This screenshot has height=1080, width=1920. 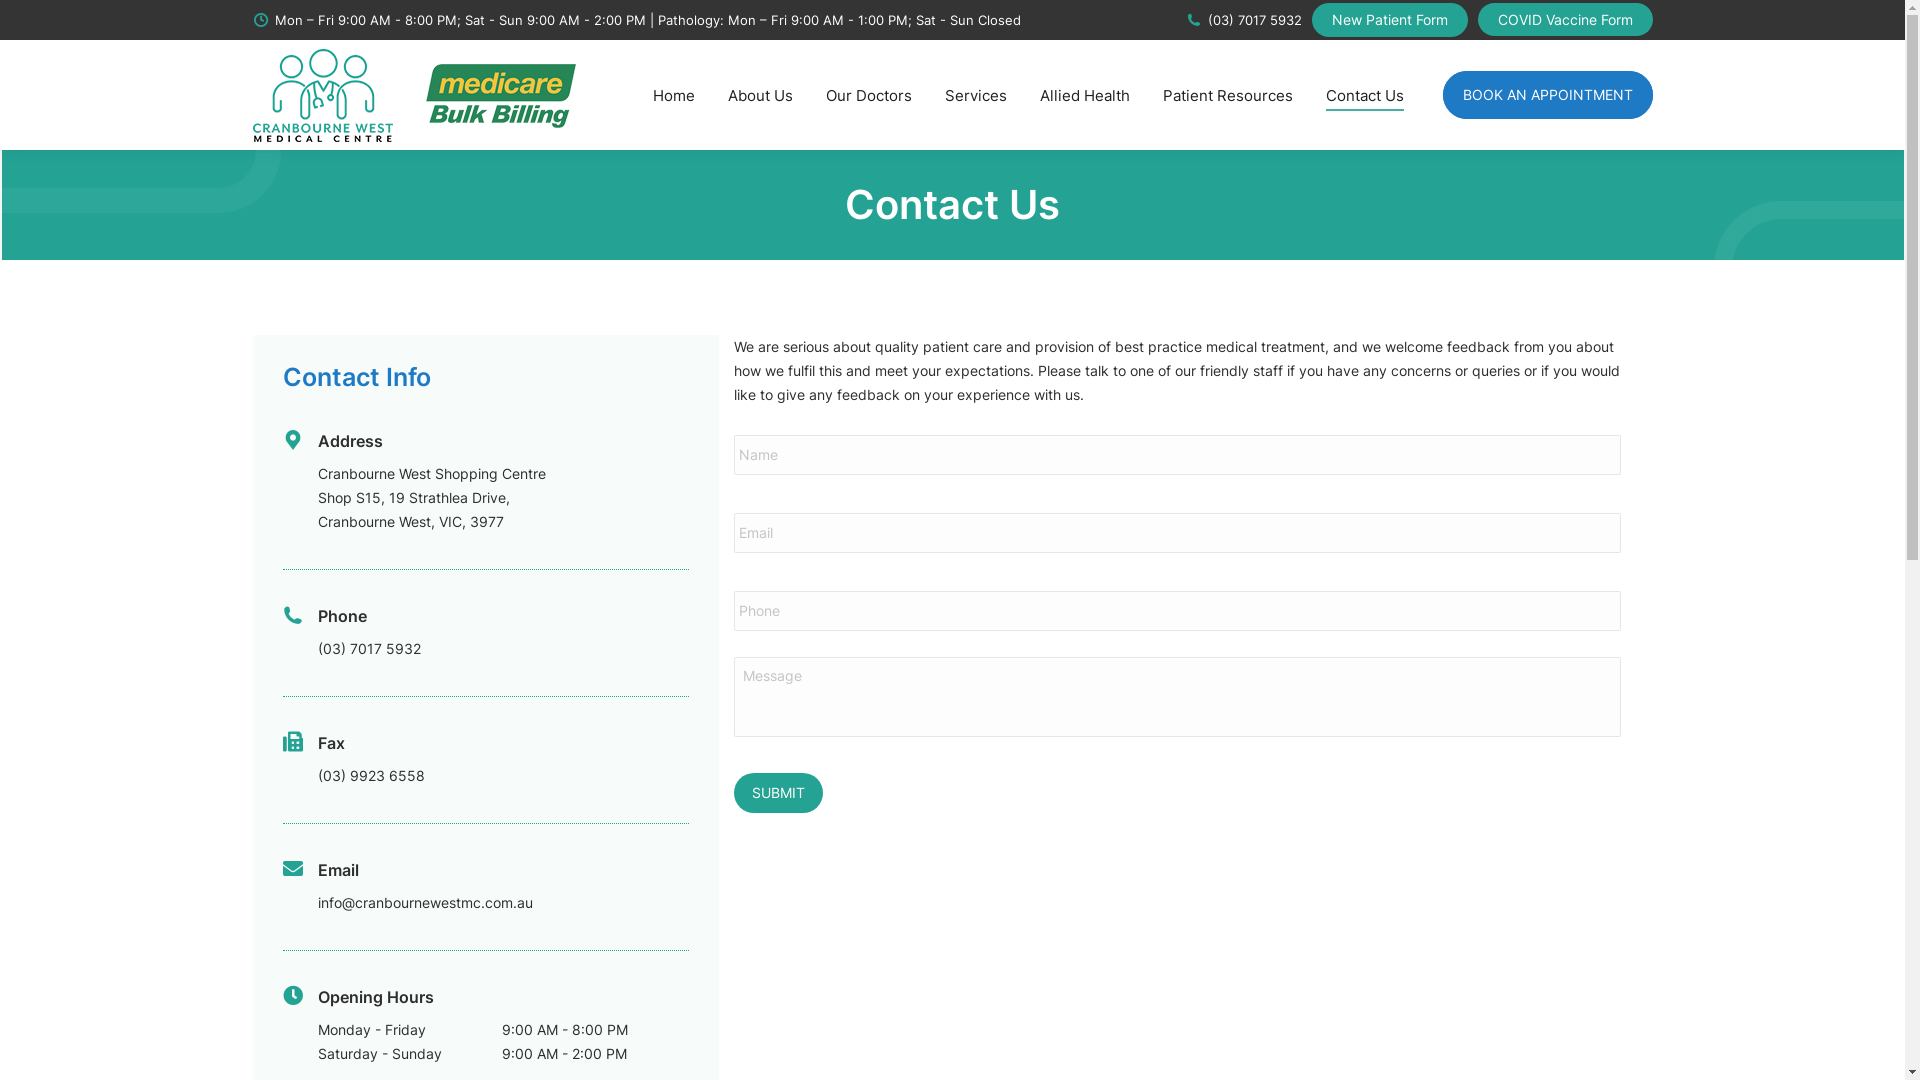 What do you see at coordinates (868, 95) in the screenshot?
I see `'Our Doctors'` at bounding box center [868, 95].